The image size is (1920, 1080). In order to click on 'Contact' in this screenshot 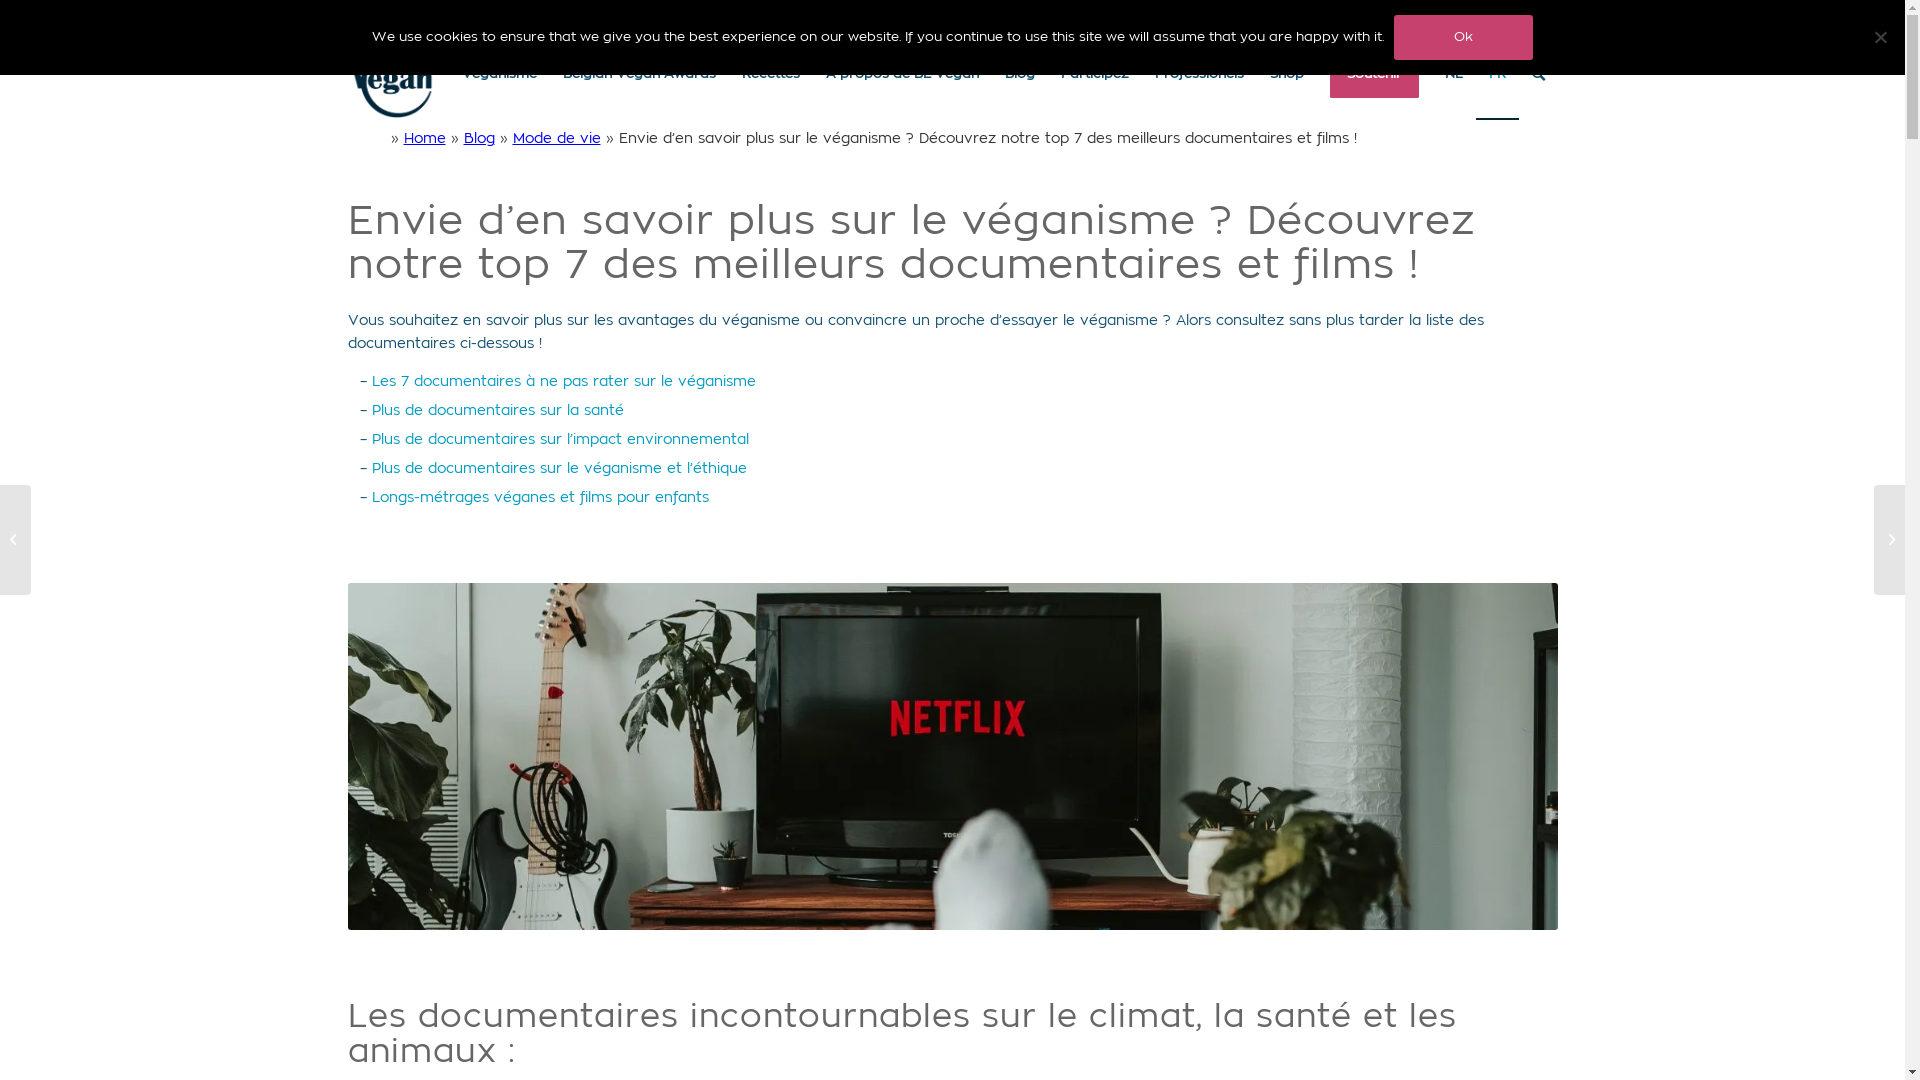, I will do `click(1465, 14)`.